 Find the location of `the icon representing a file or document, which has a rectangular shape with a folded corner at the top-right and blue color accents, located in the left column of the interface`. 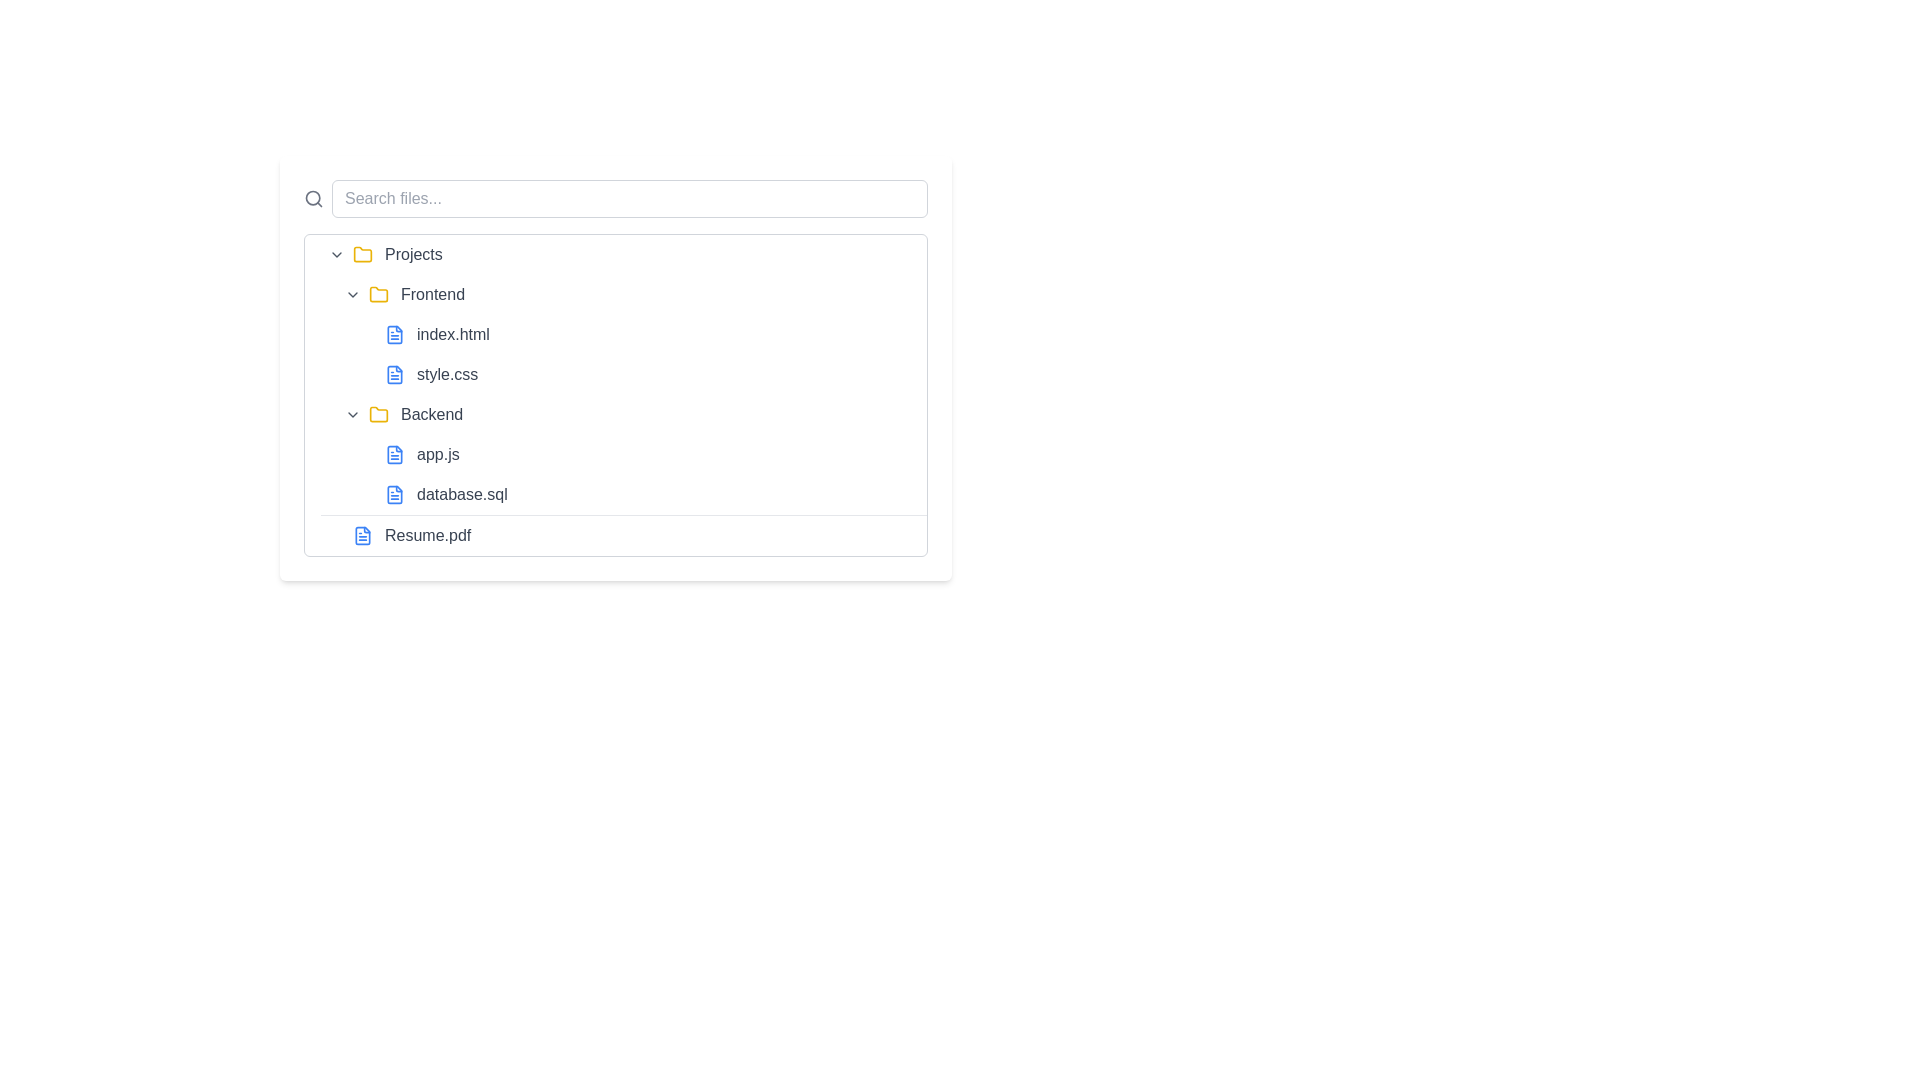

the icon representing a file or document, which has a rectangular shape with a folded corner at the top-right and blue color accents, located in the left column of the interface is located at coordinates (394, 374).